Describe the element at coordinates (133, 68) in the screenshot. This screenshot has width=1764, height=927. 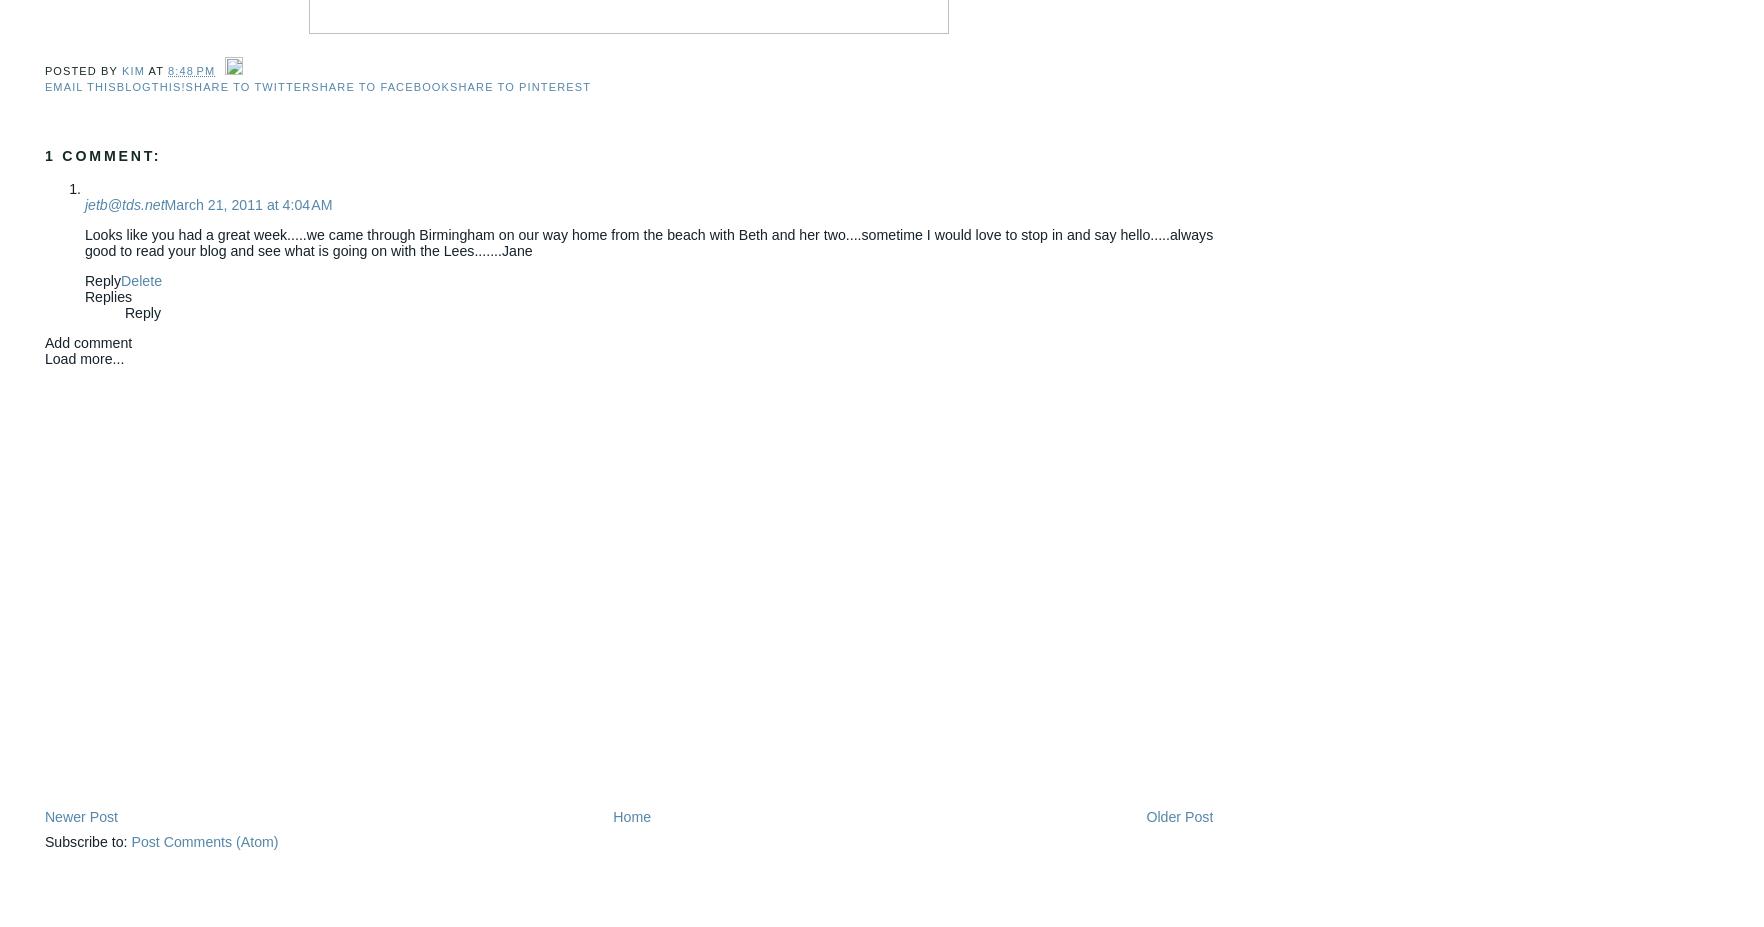
I see `'Kim'` at that location.